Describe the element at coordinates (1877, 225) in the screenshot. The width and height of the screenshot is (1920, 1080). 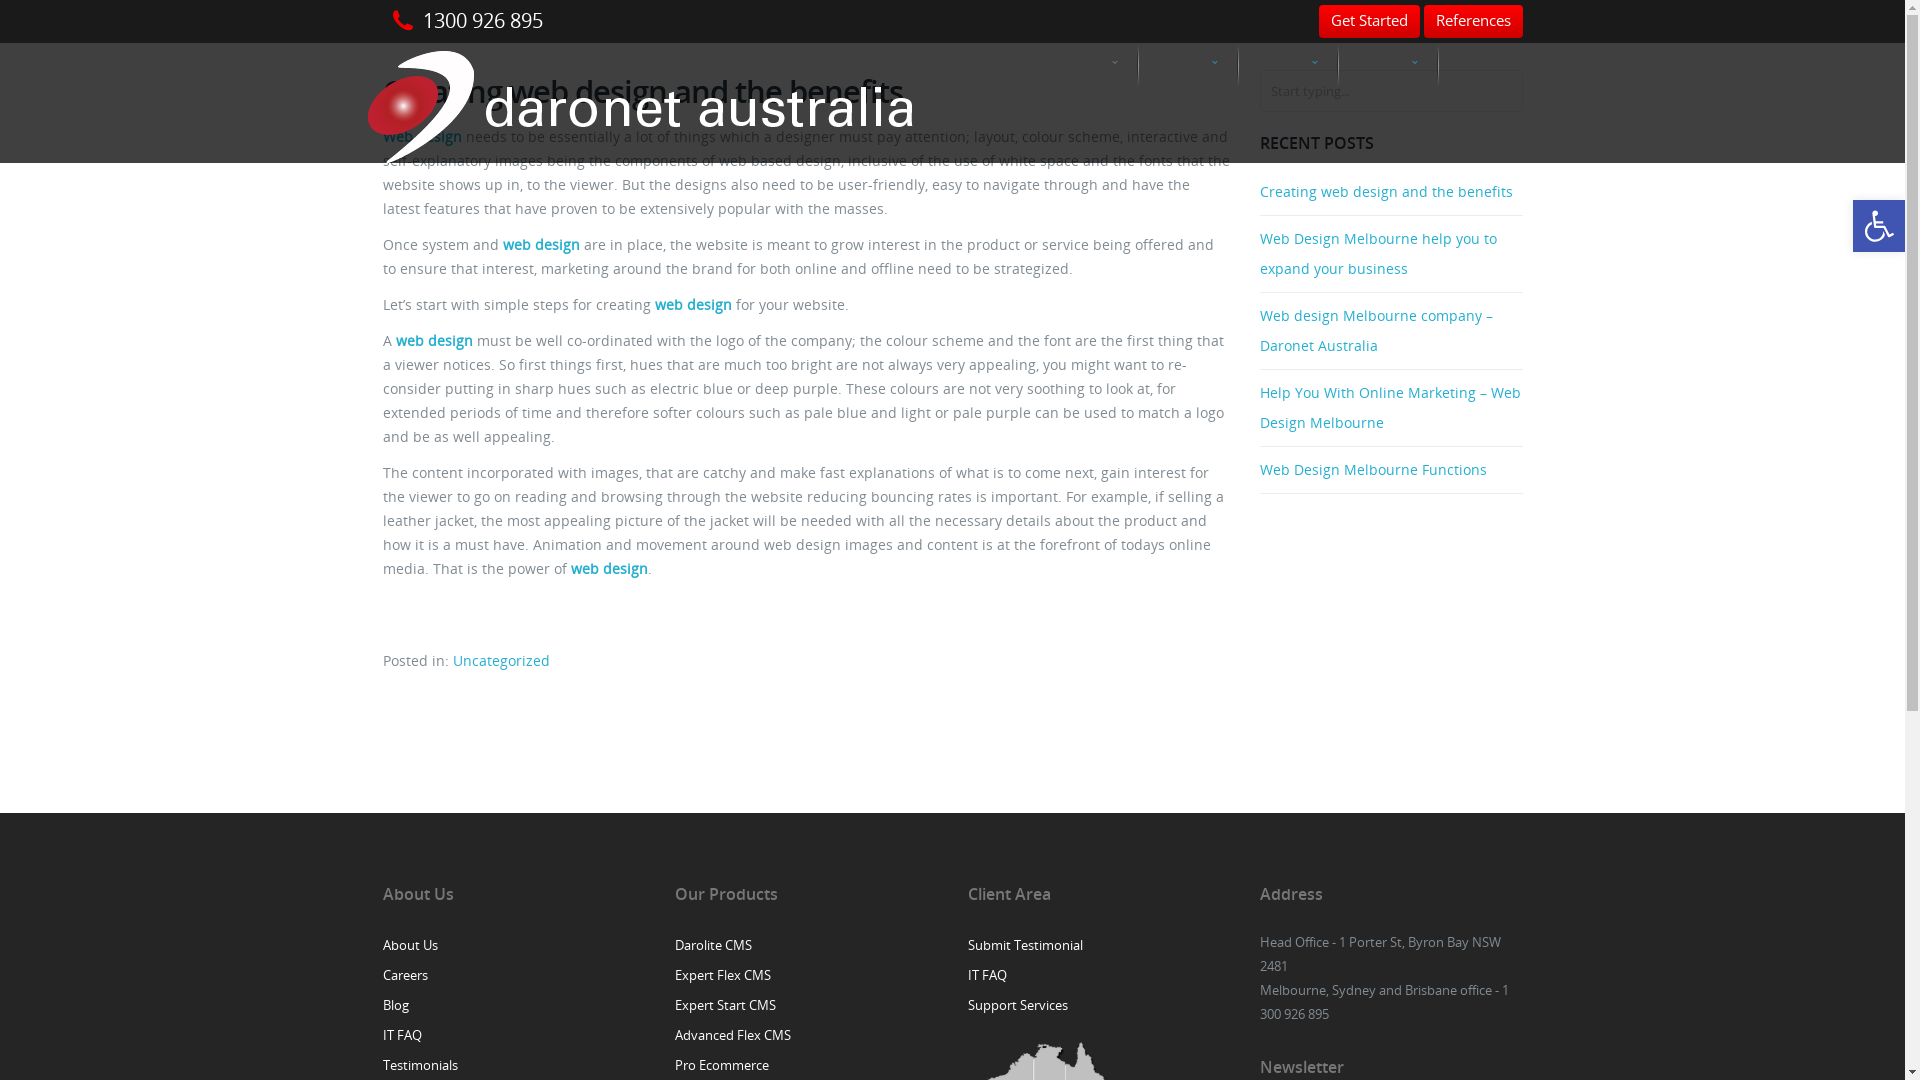
I see `'Open toolbar'` at that location.